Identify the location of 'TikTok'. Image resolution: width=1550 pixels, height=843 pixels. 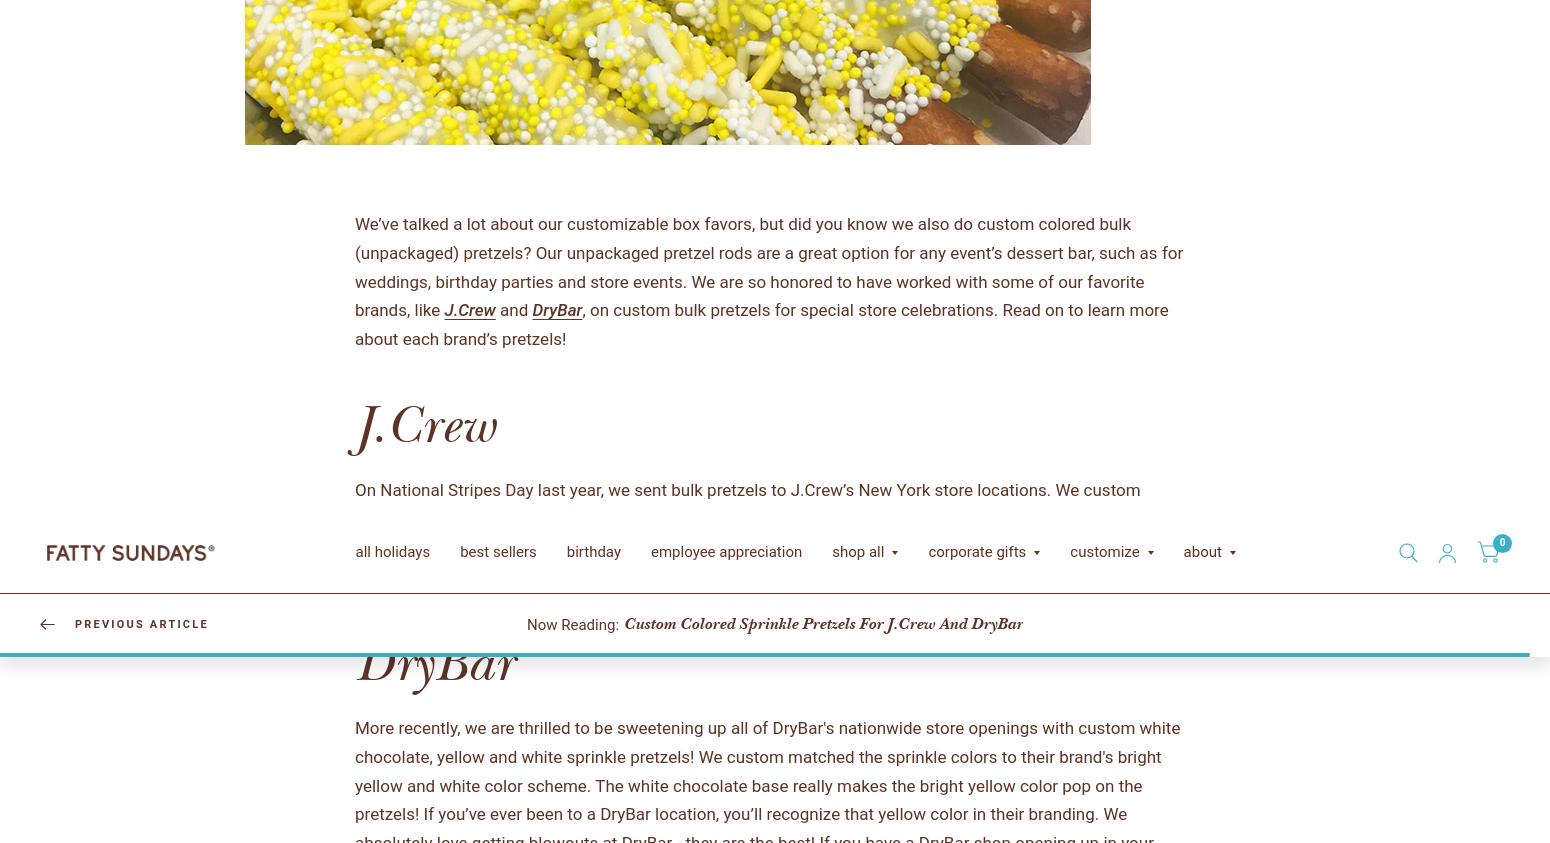
(405, 817).